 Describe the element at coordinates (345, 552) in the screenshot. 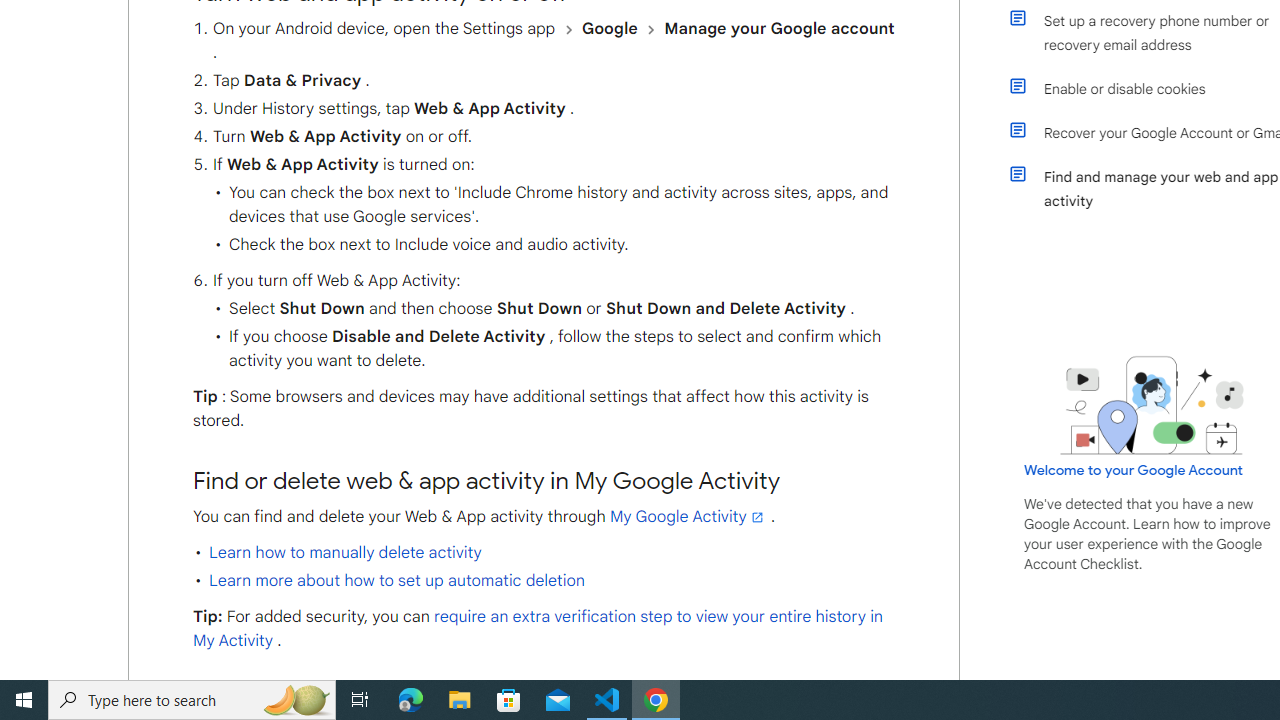

I see `'Learn how to manually delete activity'` at that location.